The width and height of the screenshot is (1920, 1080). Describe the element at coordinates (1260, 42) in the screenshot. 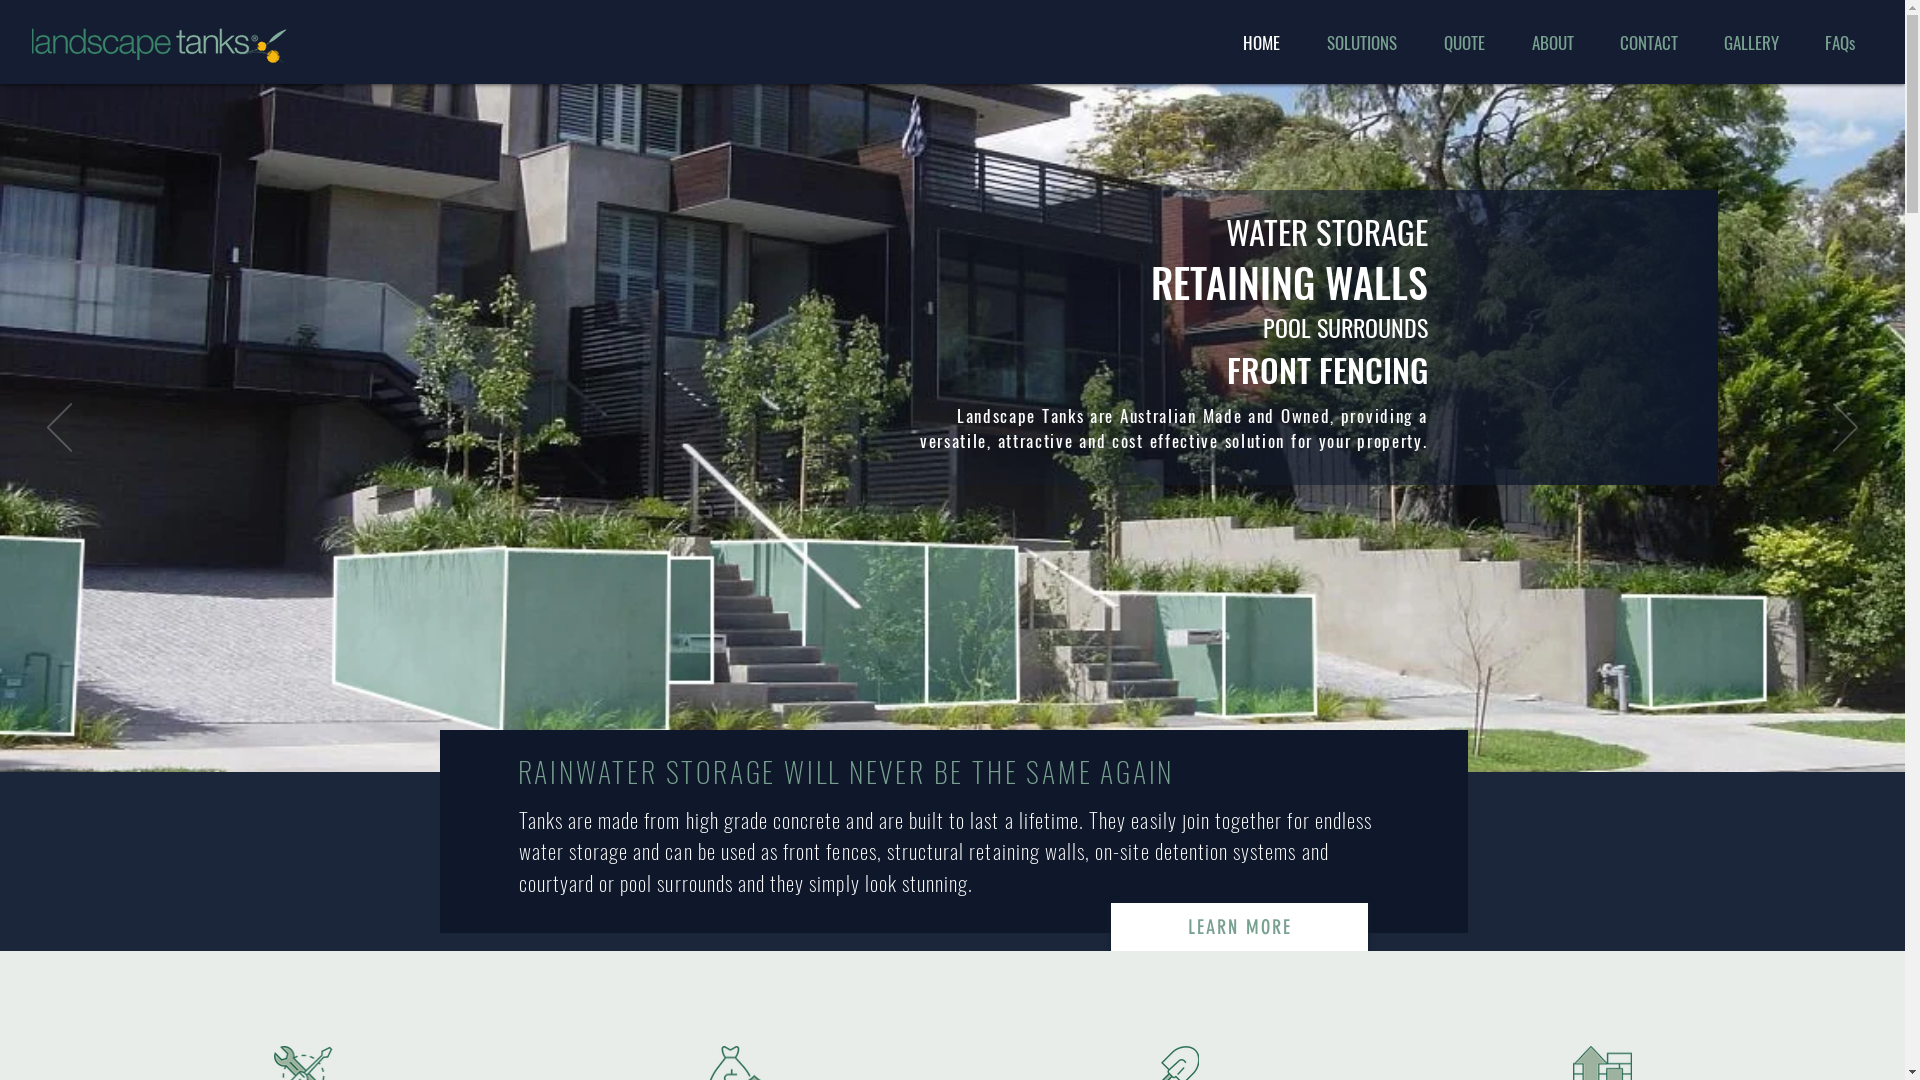

I see `'HOME'` at that location.